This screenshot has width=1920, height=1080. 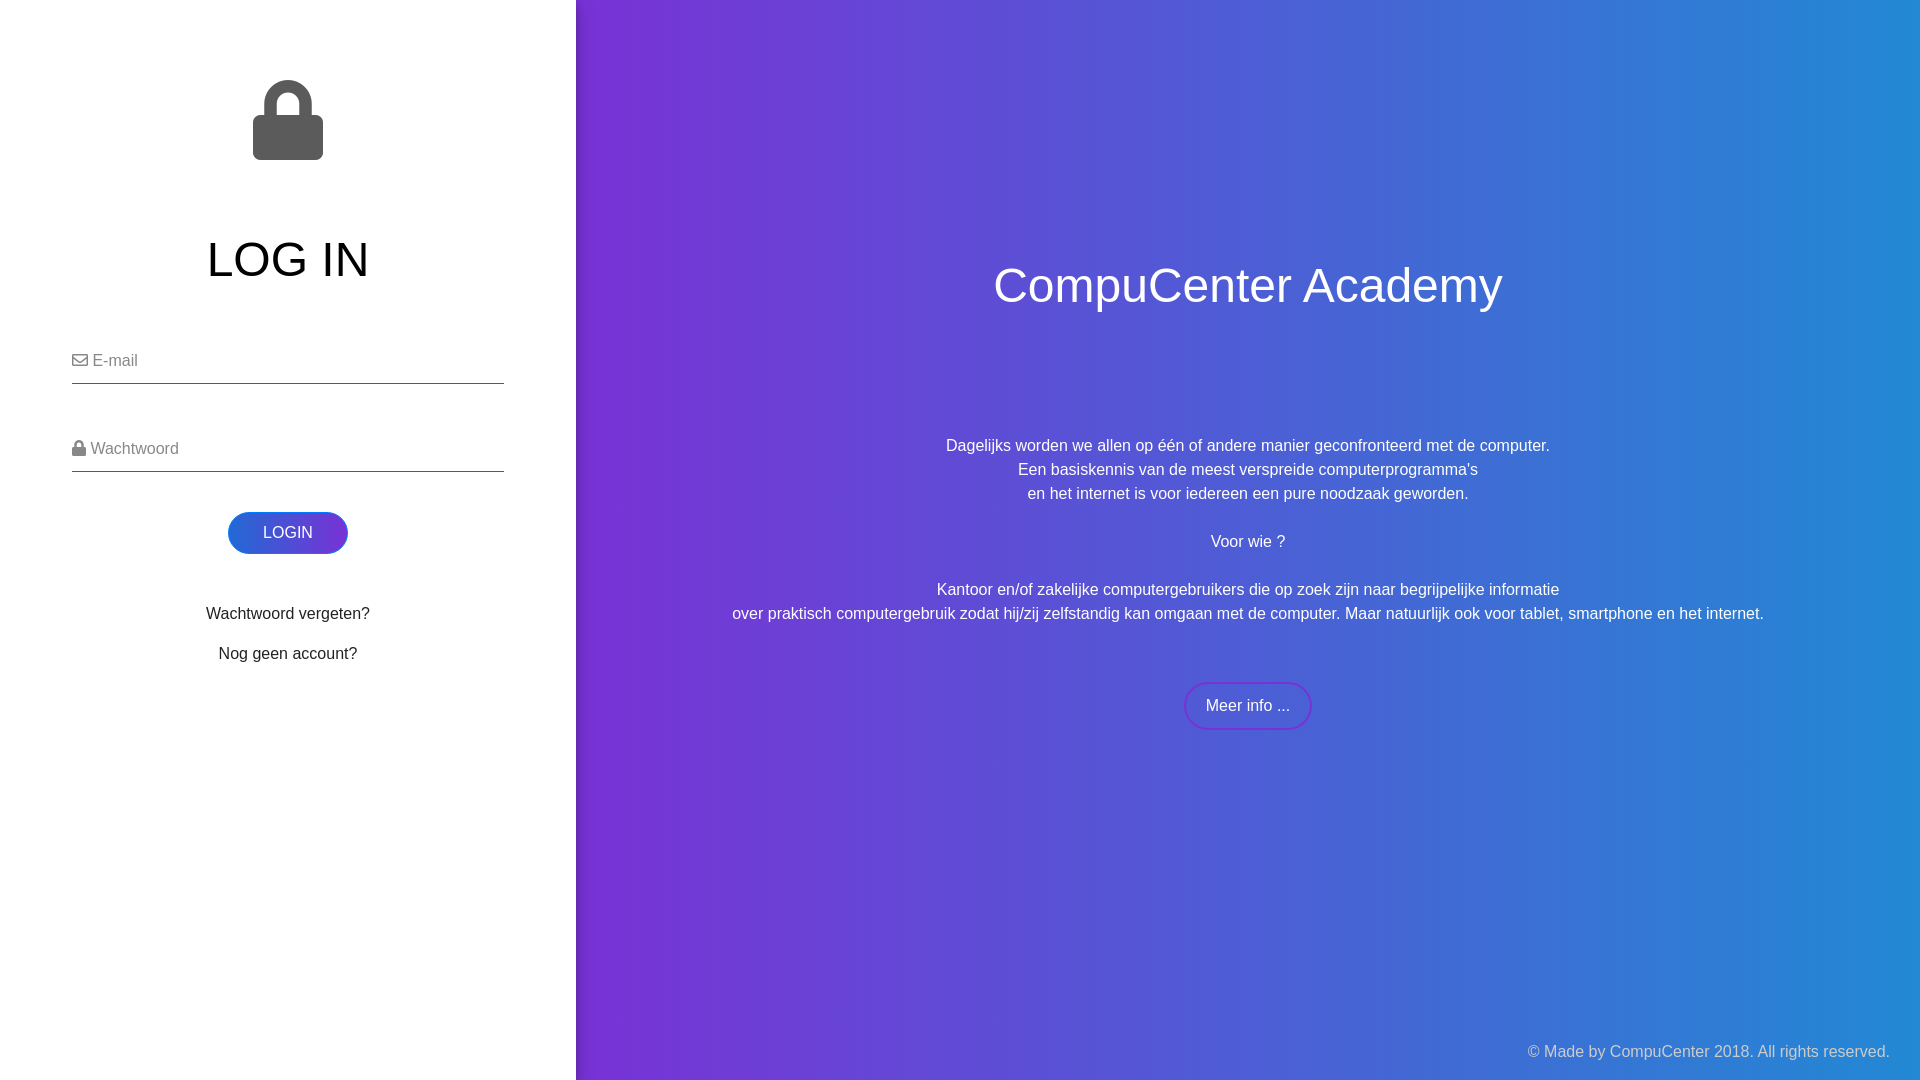 I want to click on 'Wachtwoord vergeten?', so click(x=287, y=612).